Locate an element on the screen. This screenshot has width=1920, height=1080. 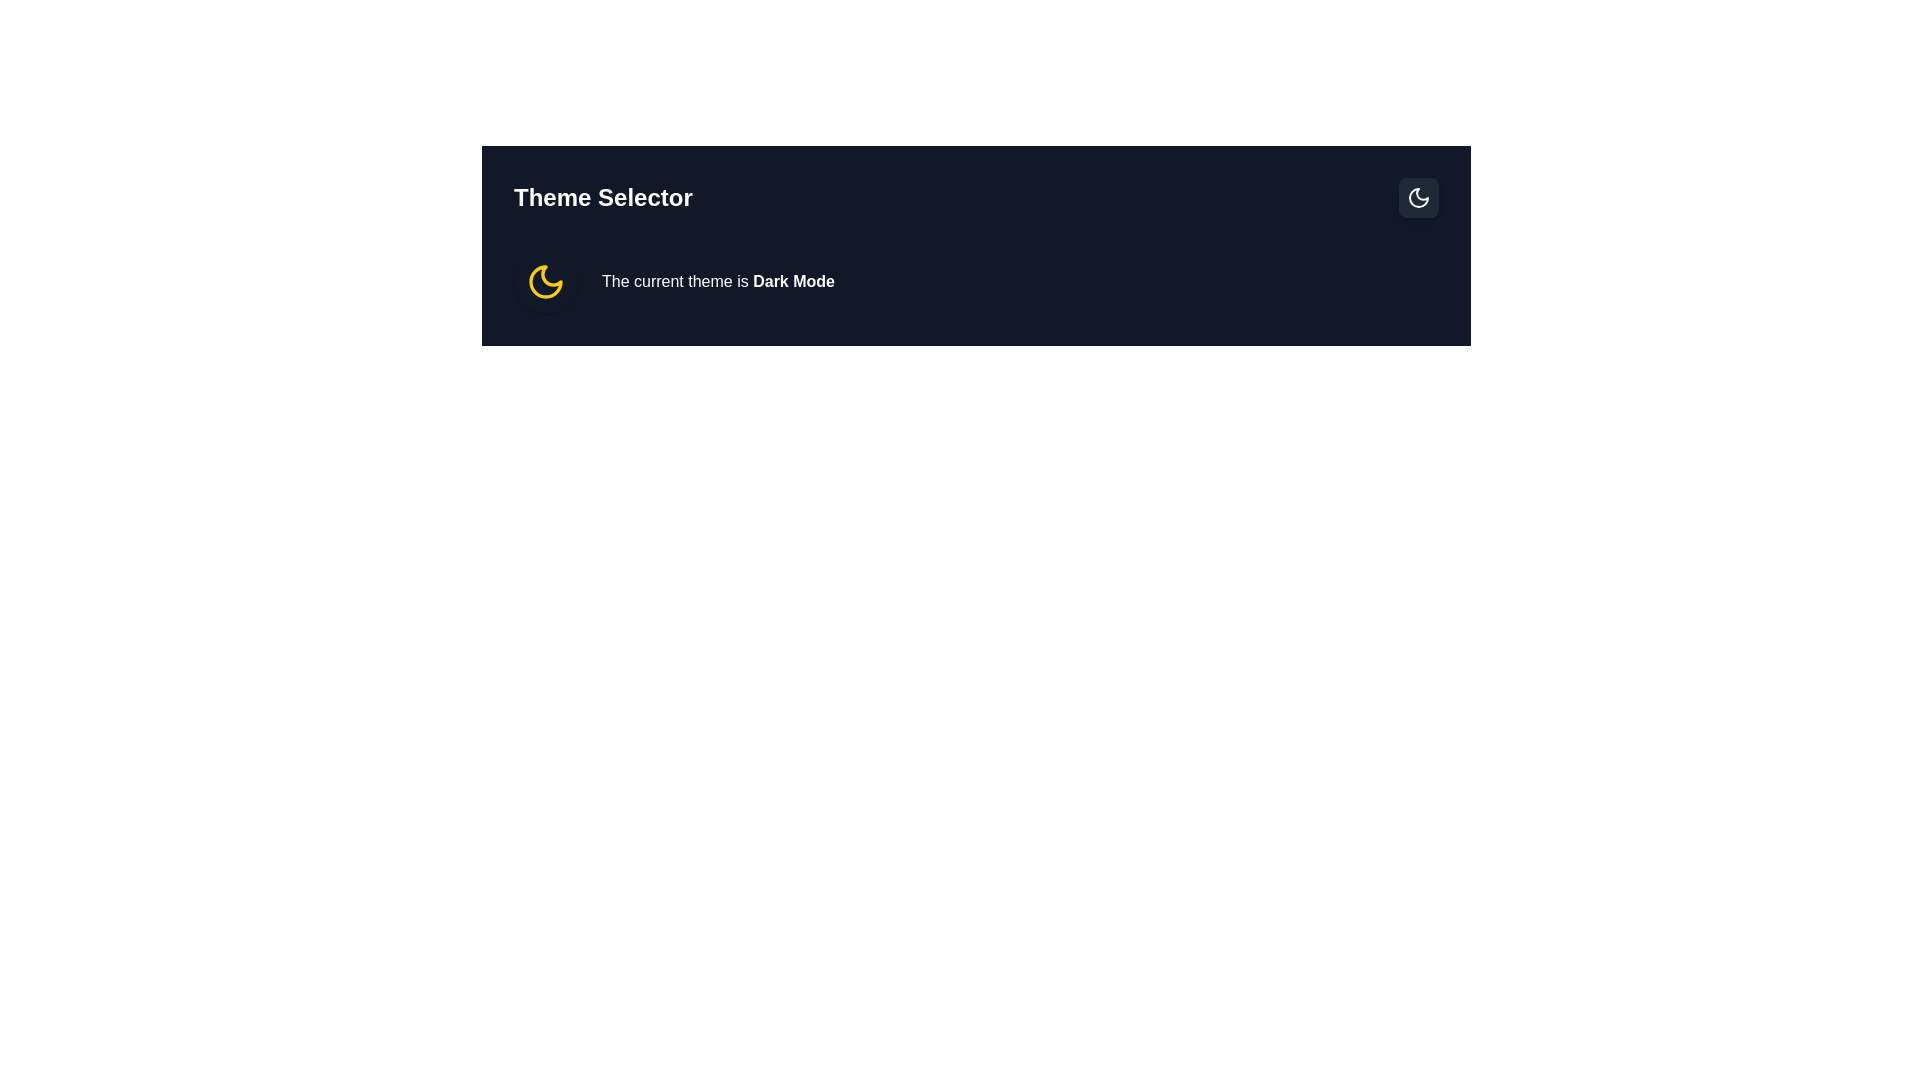
the 'Theme Selector' button located at the far right of the title bar is located at coordinates (1418, 197).